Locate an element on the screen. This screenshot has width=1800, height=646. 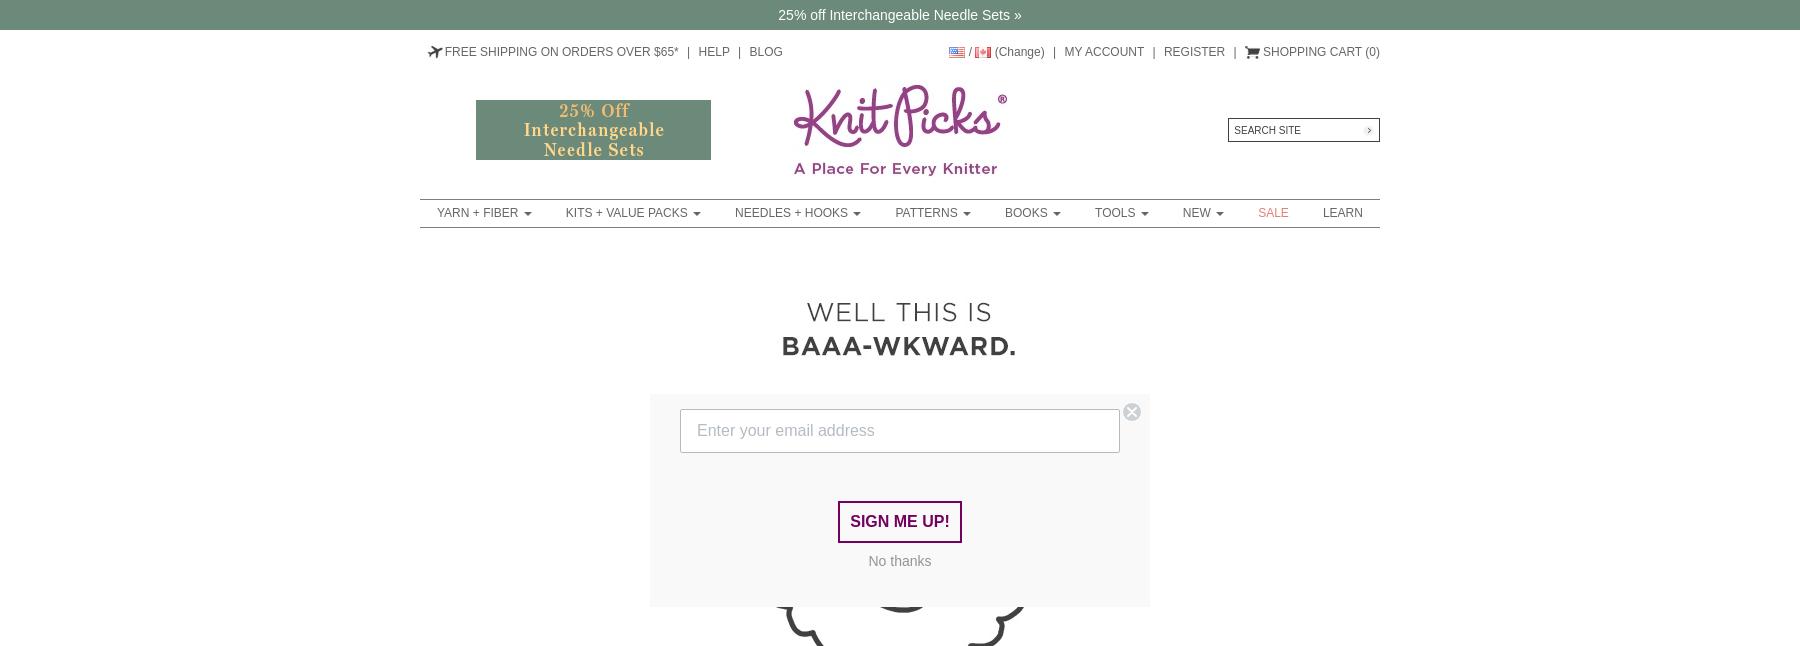
'Yarn + Fiber' is located at coordinates (437, 212).